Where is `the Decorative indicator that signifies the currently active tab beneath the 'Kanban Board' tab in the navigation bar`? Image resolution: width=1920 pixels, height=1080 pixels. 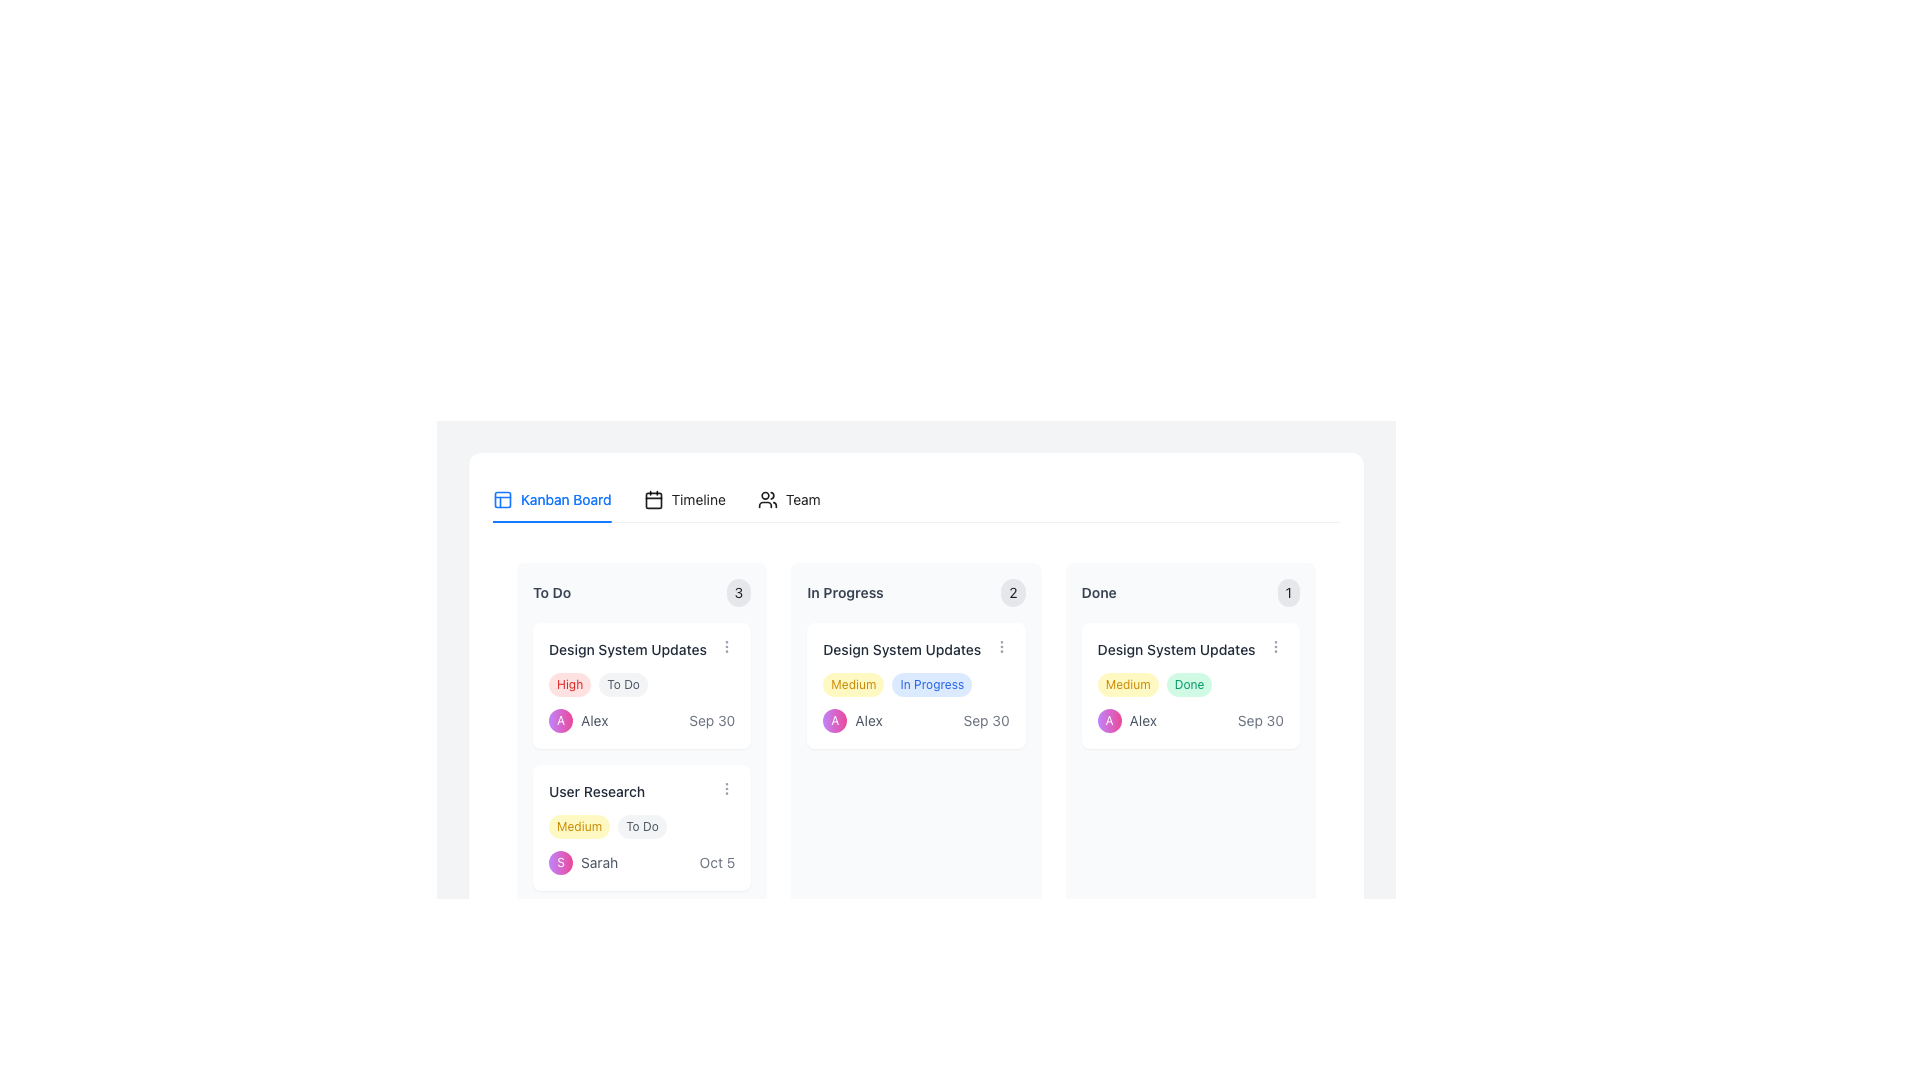
the Decorative indicator that signifies the currently active tab beneath the 'Kanban Board' tab in the navigation bar is located at coordinates (552, 520).